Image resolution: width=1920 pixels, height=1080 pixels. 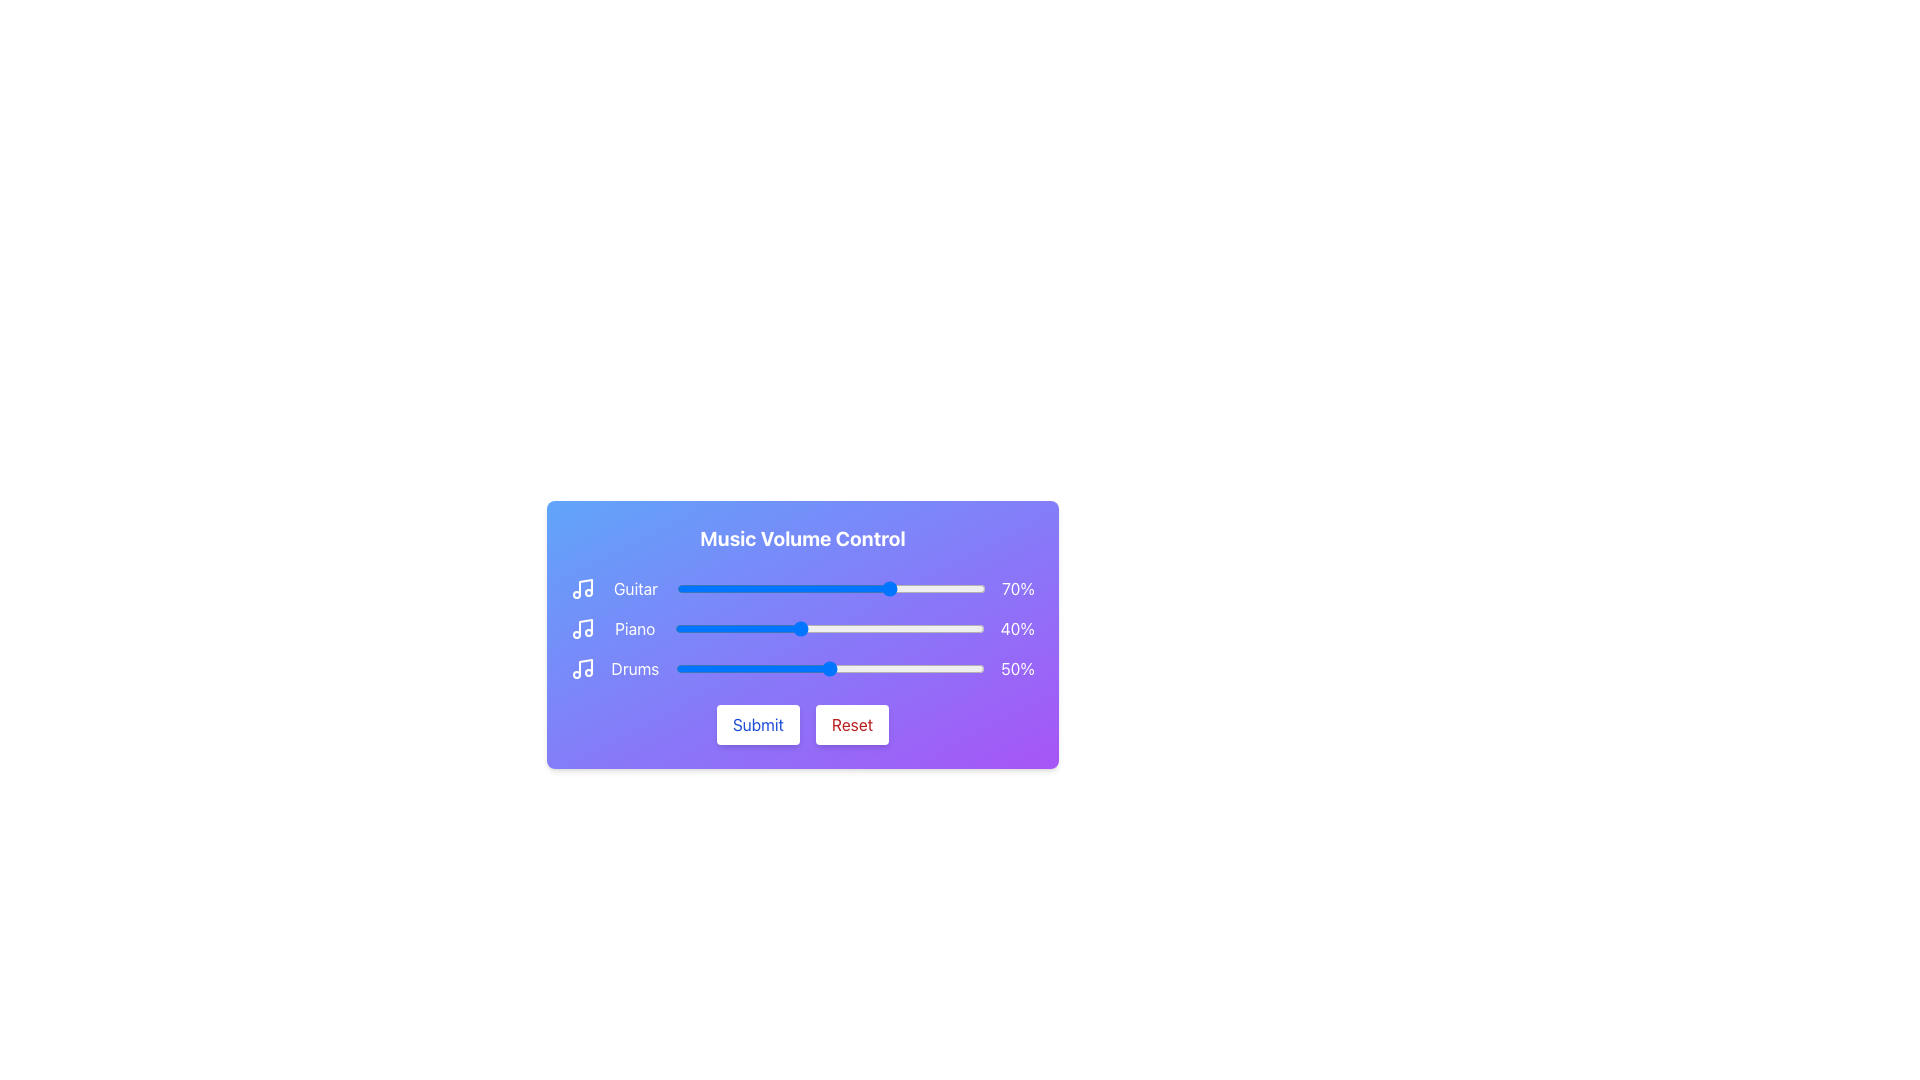 What do you see at coordinates (581, 588) in the screenshot?
I see `the music note icon located left of the 'Guitar' label, which is part of the volume controls for instruments` at bounding box center [581, 588].